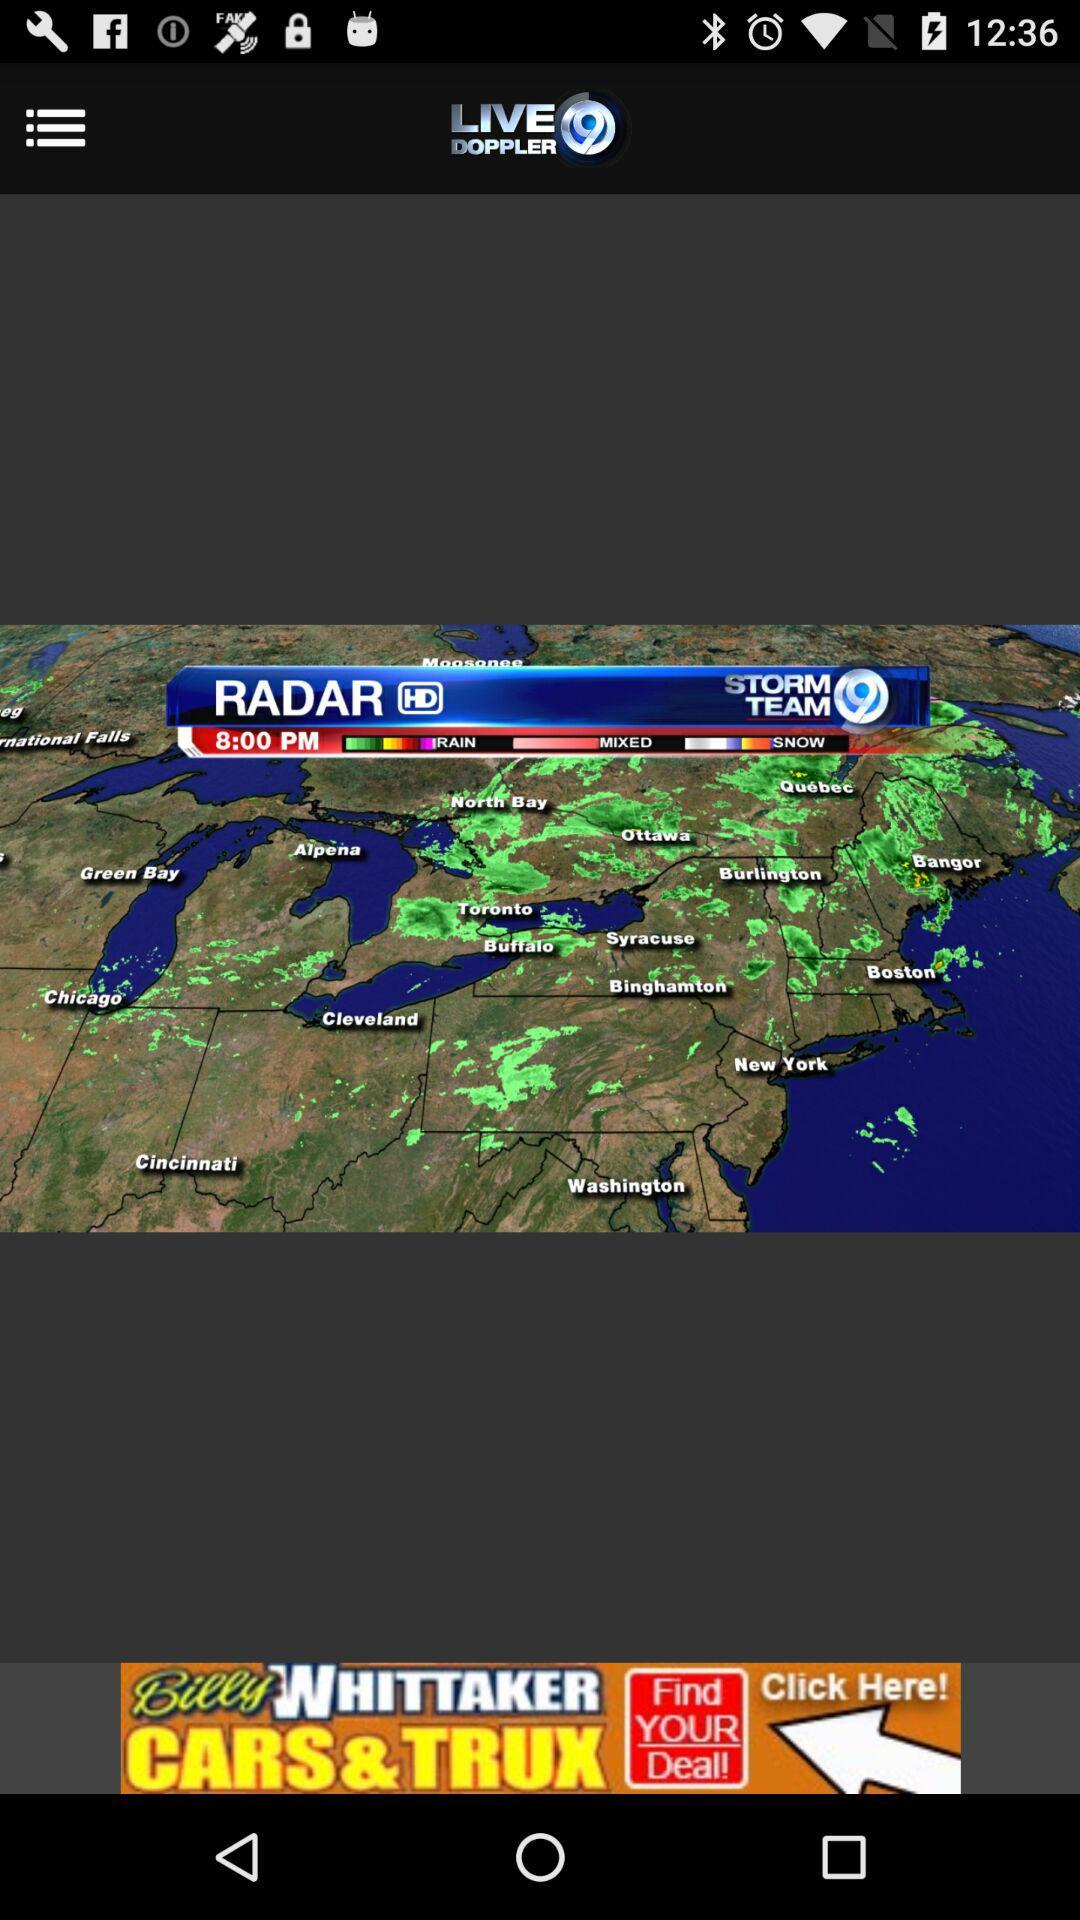 Image resolution: width=1080 pixels, height=1920 pixels. Describe the element at coordinates (540, 1727) in the screenshot. I see `advertisement page` at that location.